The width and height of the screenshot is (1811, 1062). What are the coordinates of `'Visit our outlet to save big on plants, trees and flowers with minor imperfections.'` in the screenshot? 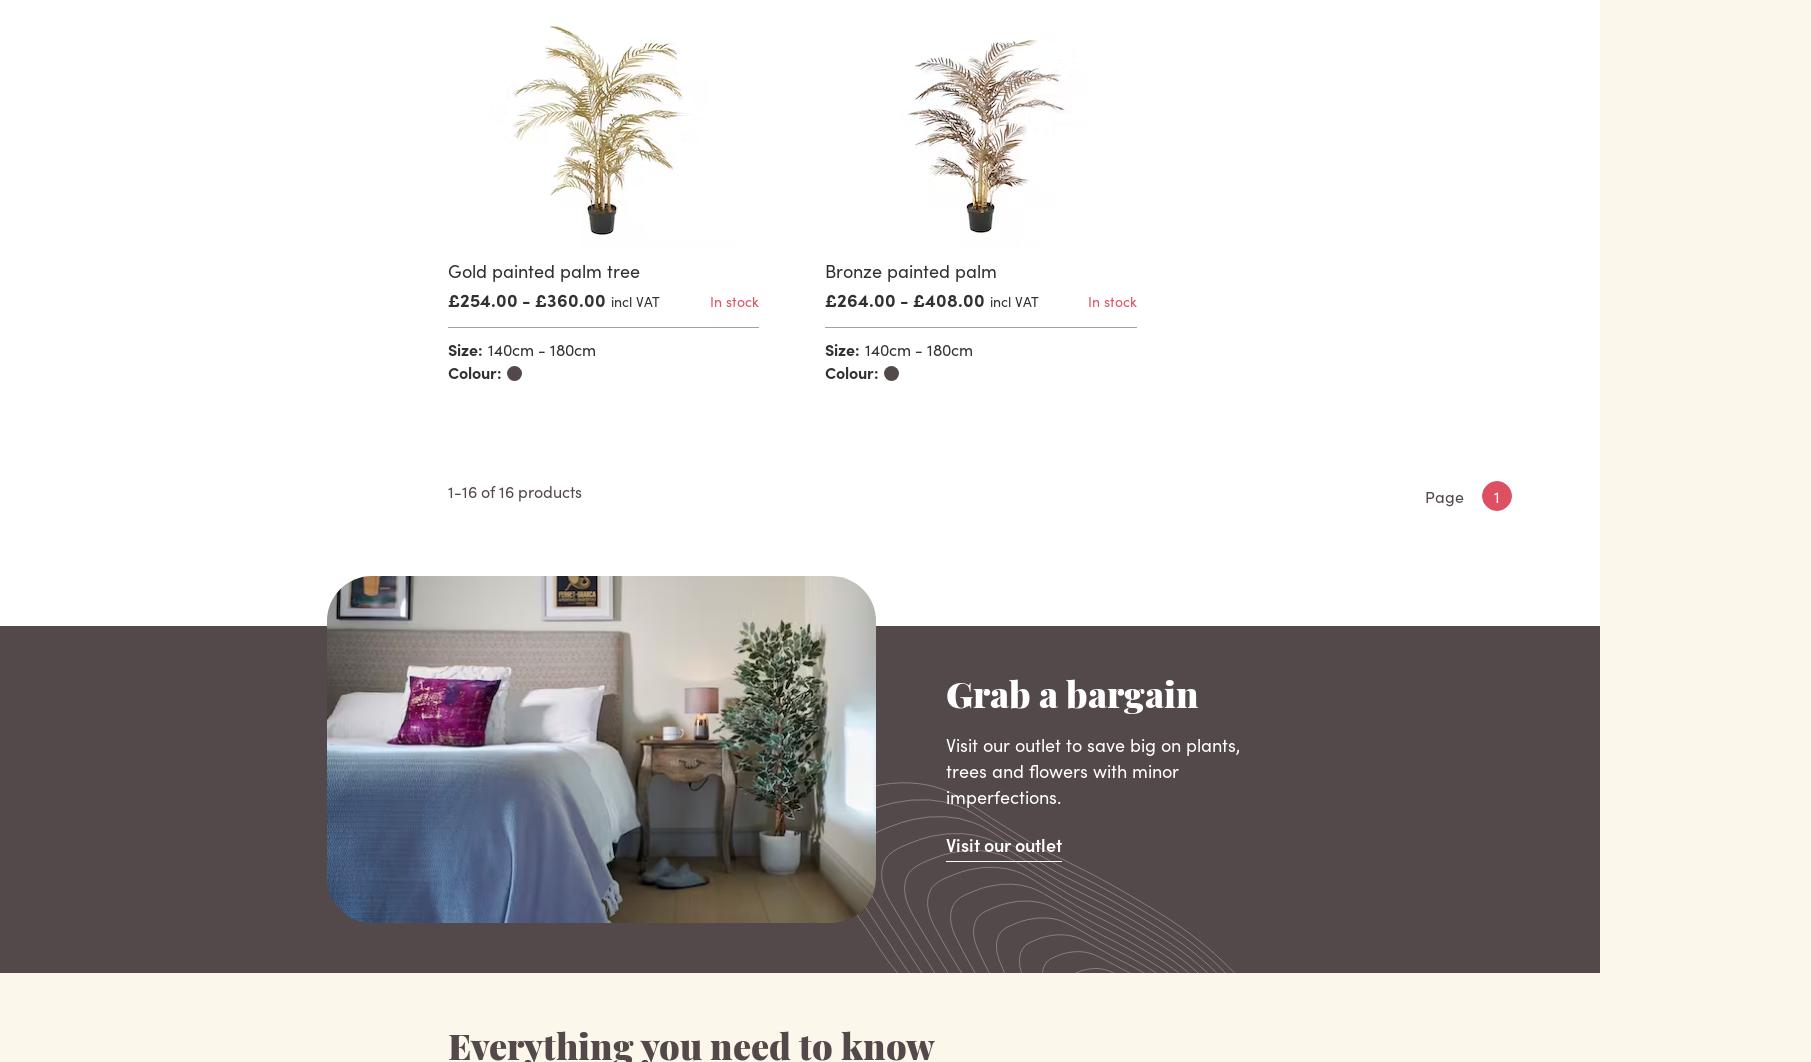 It's located at (1092, 770).